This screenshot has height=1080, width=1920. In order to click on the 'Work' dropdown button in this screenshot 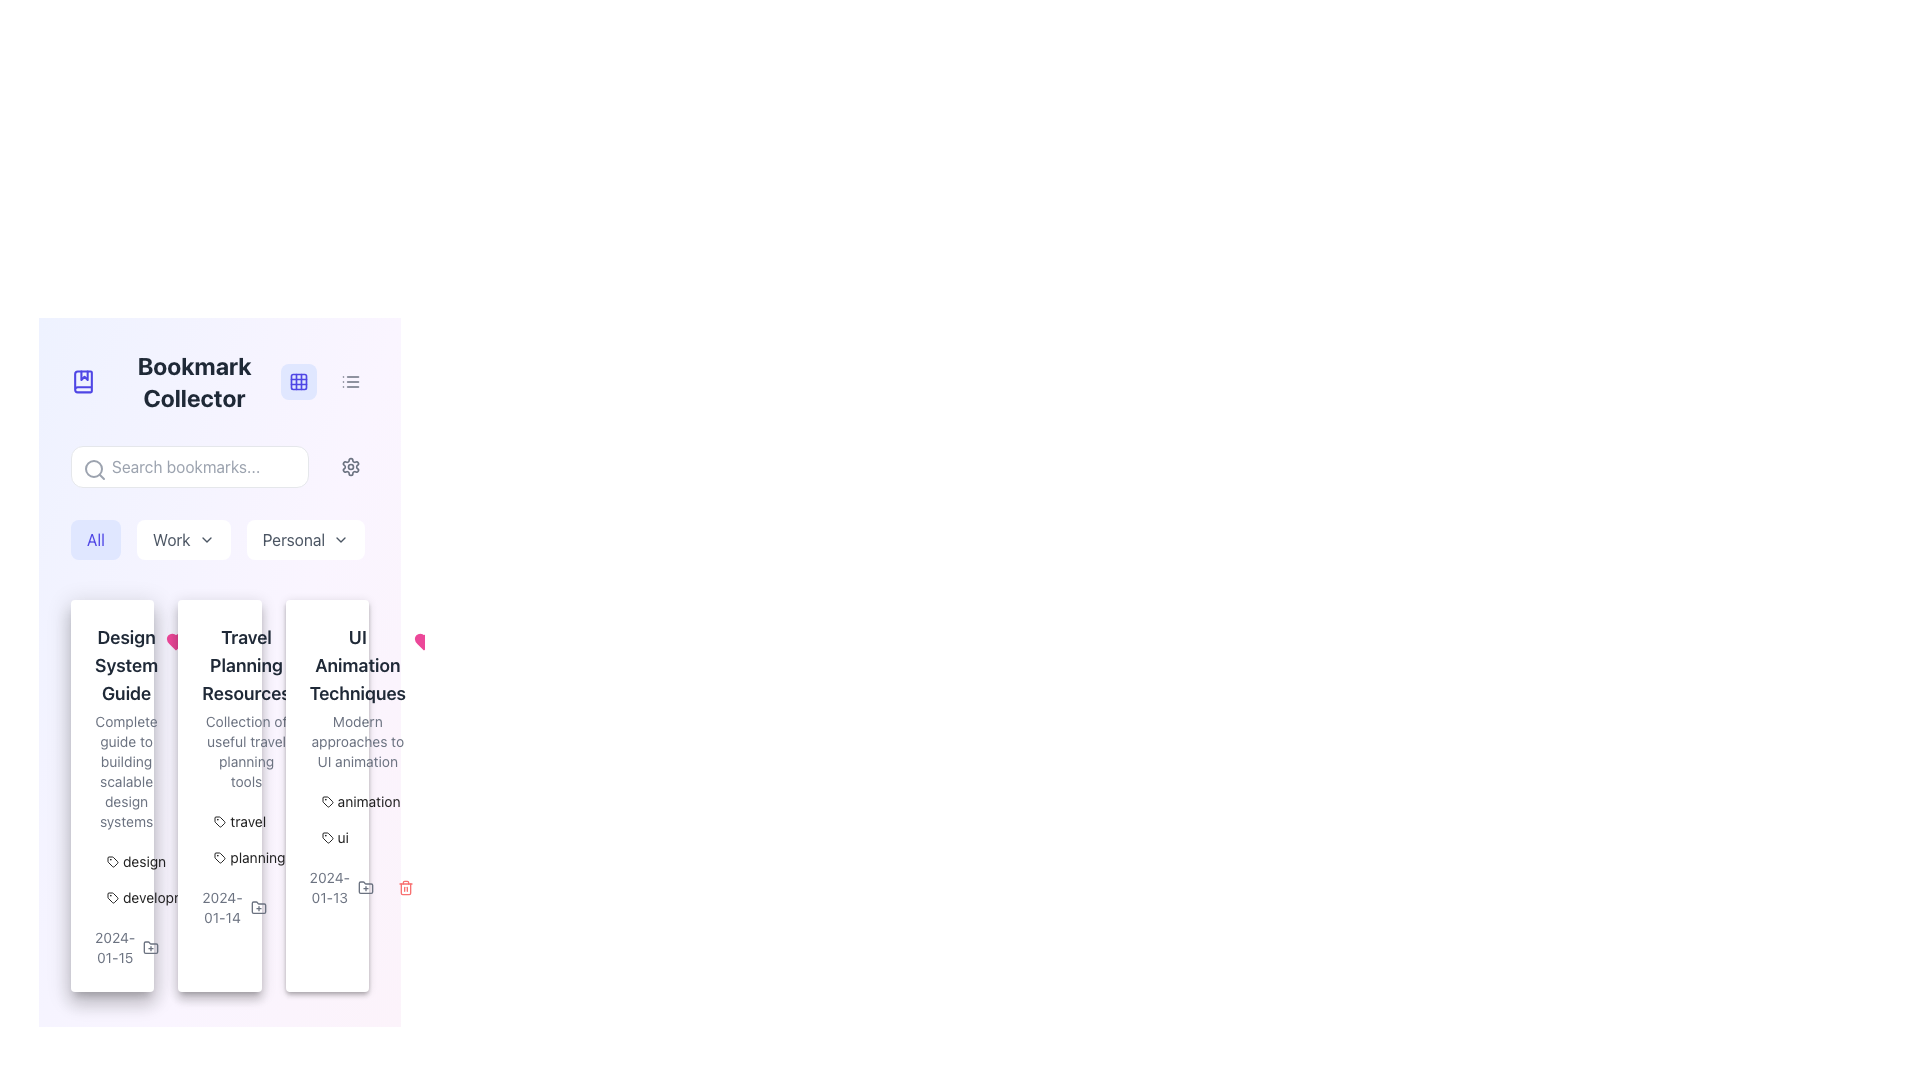, I will do `click(183, 540)`.